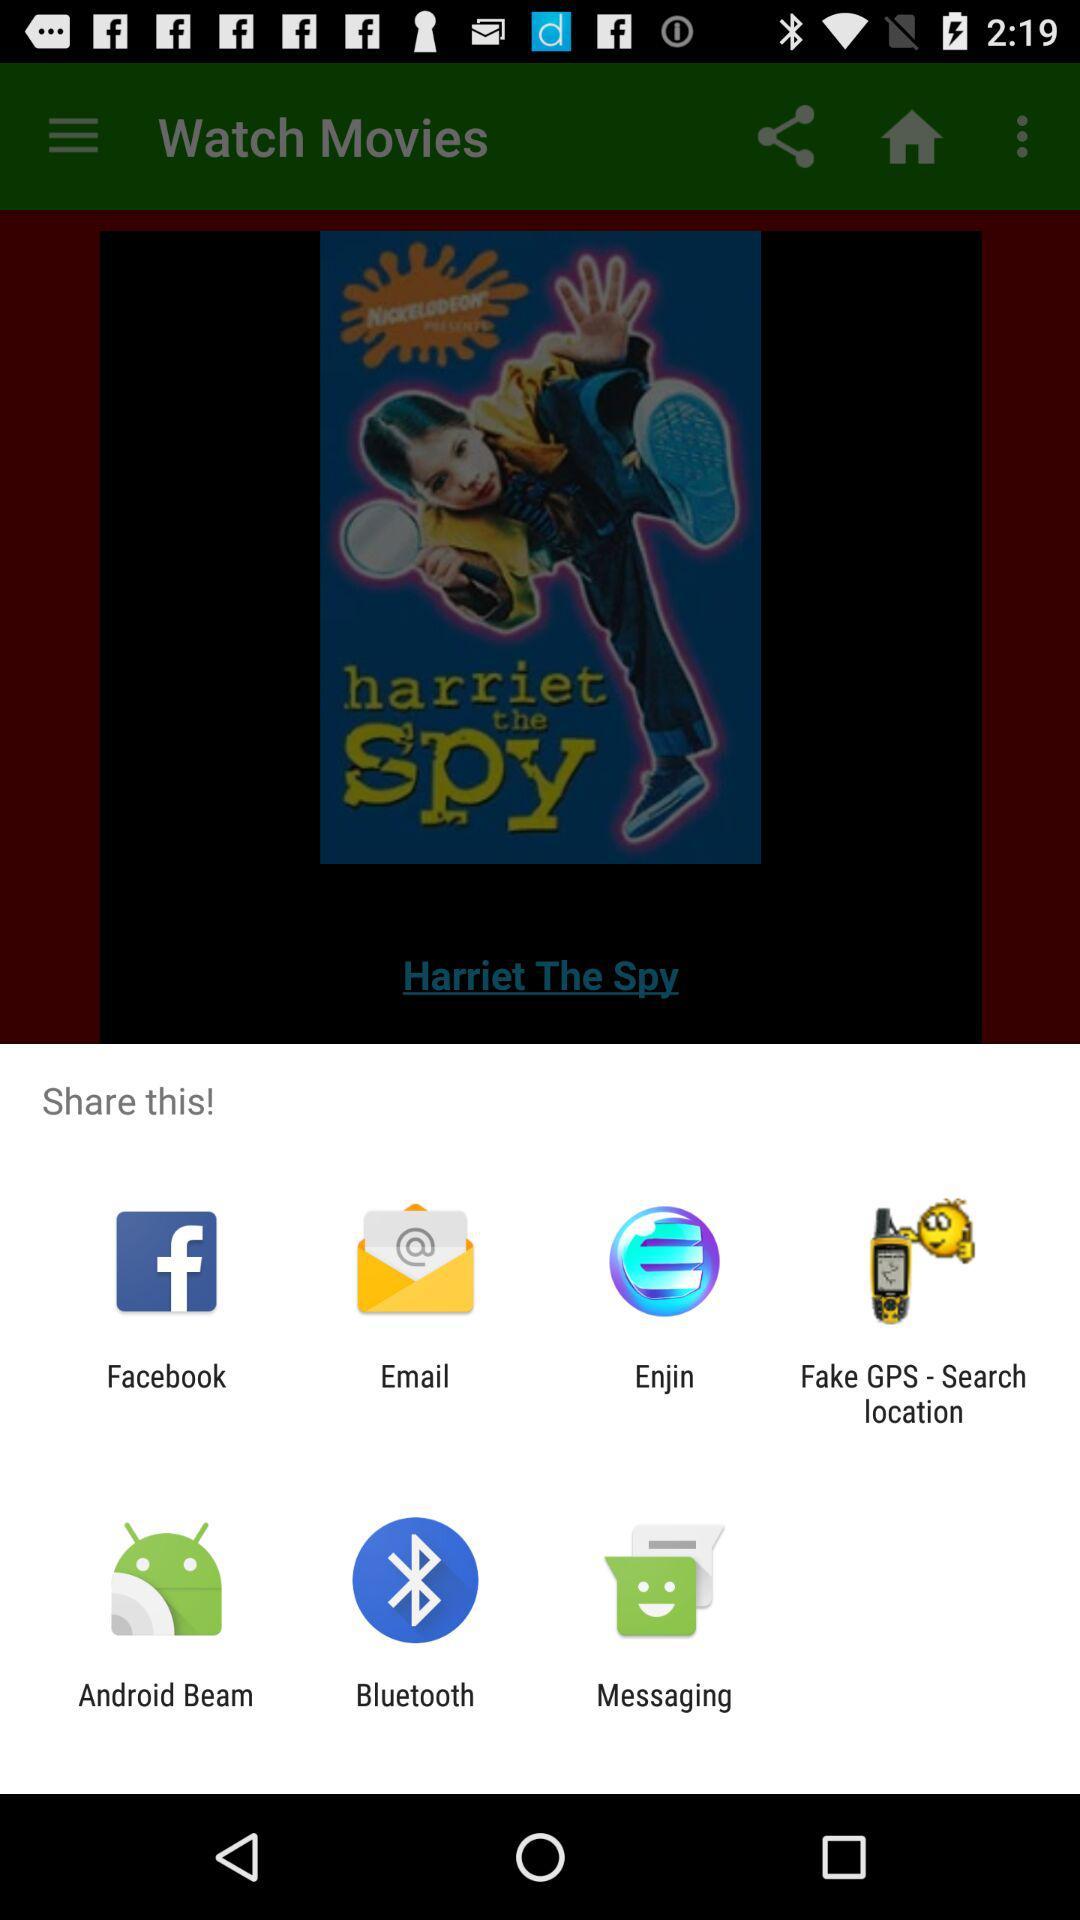 The image size is (1080, 1920). Describe the element at coordinates (414, 1392) in the screenshot. I see `item next to enjin icon` at that location.